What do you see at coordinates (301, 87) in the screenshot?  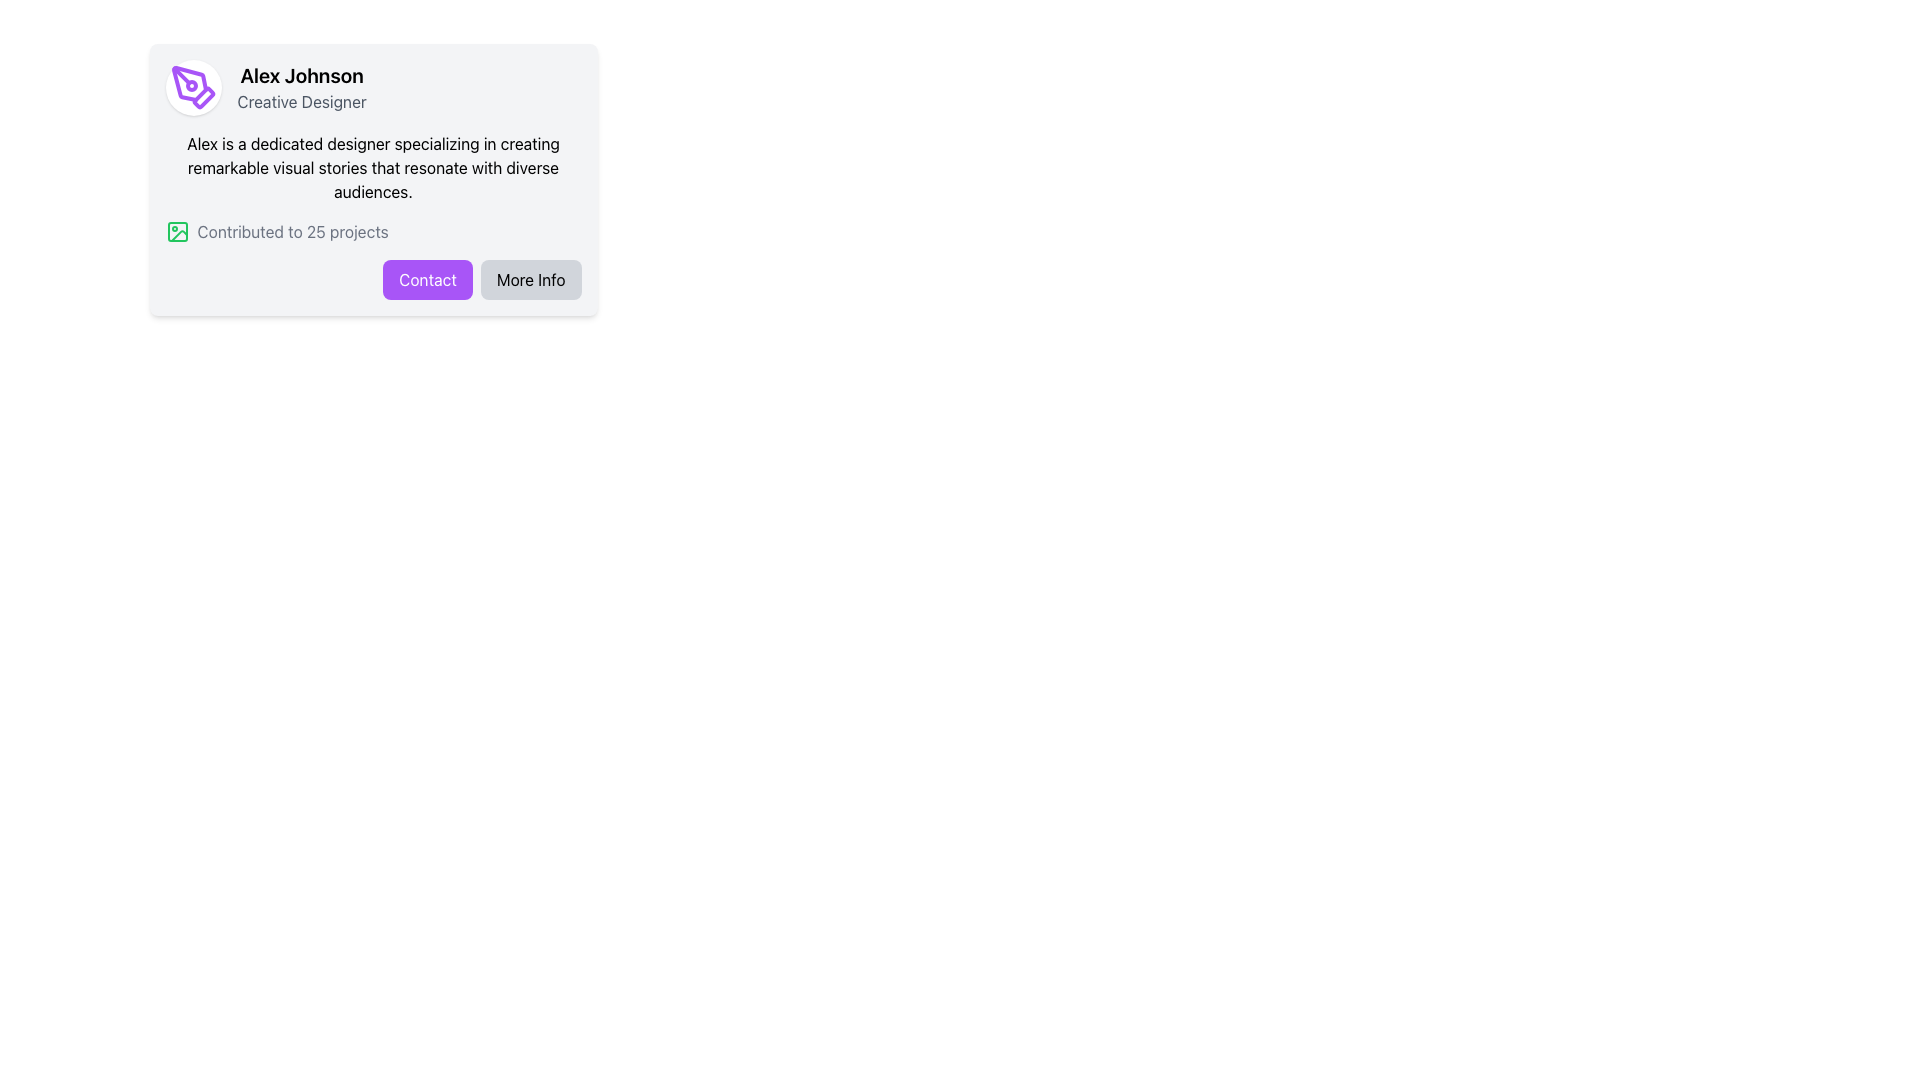 I see `the text display component that presents the individual's name and professional title, located centrally within a card-like interface, to the right of a decorative icon and above a descriptive paragraph` at bounding box center [301, 87].